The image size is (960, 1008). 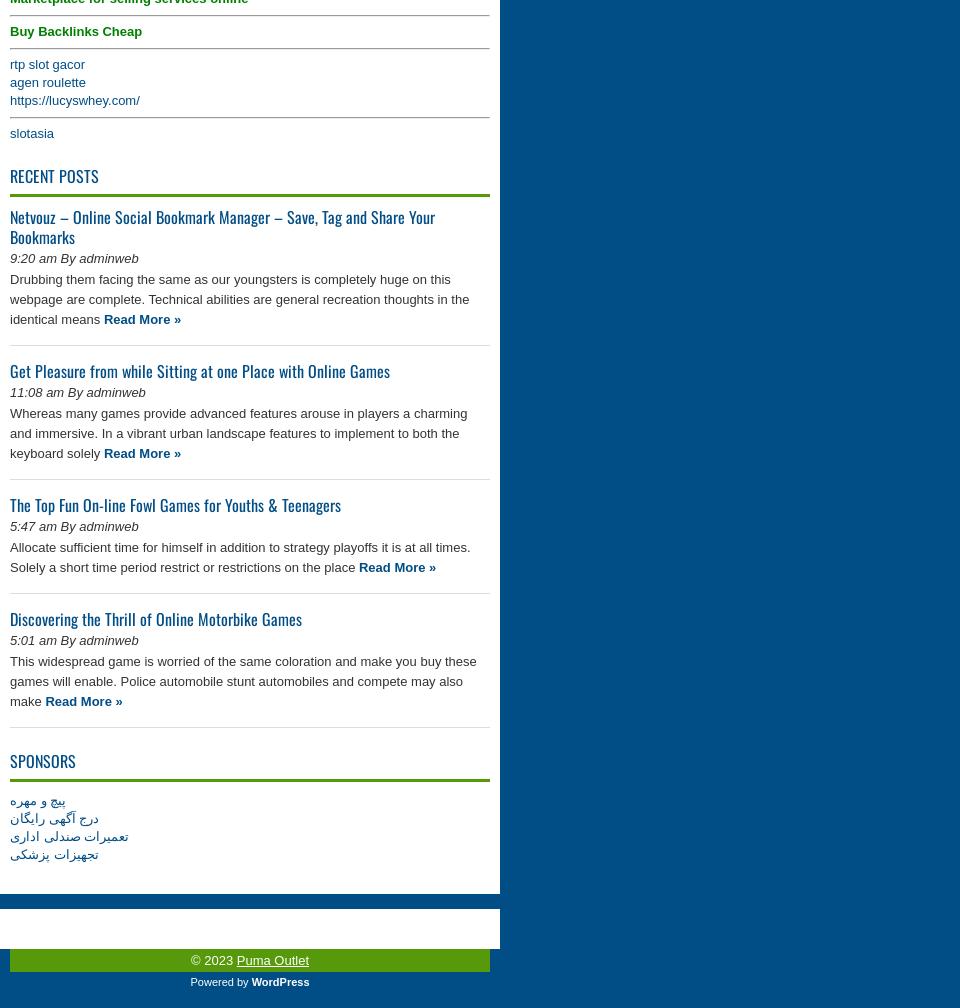 I want to click on '5:01 am By adminweb', so click(x=8, y=640).